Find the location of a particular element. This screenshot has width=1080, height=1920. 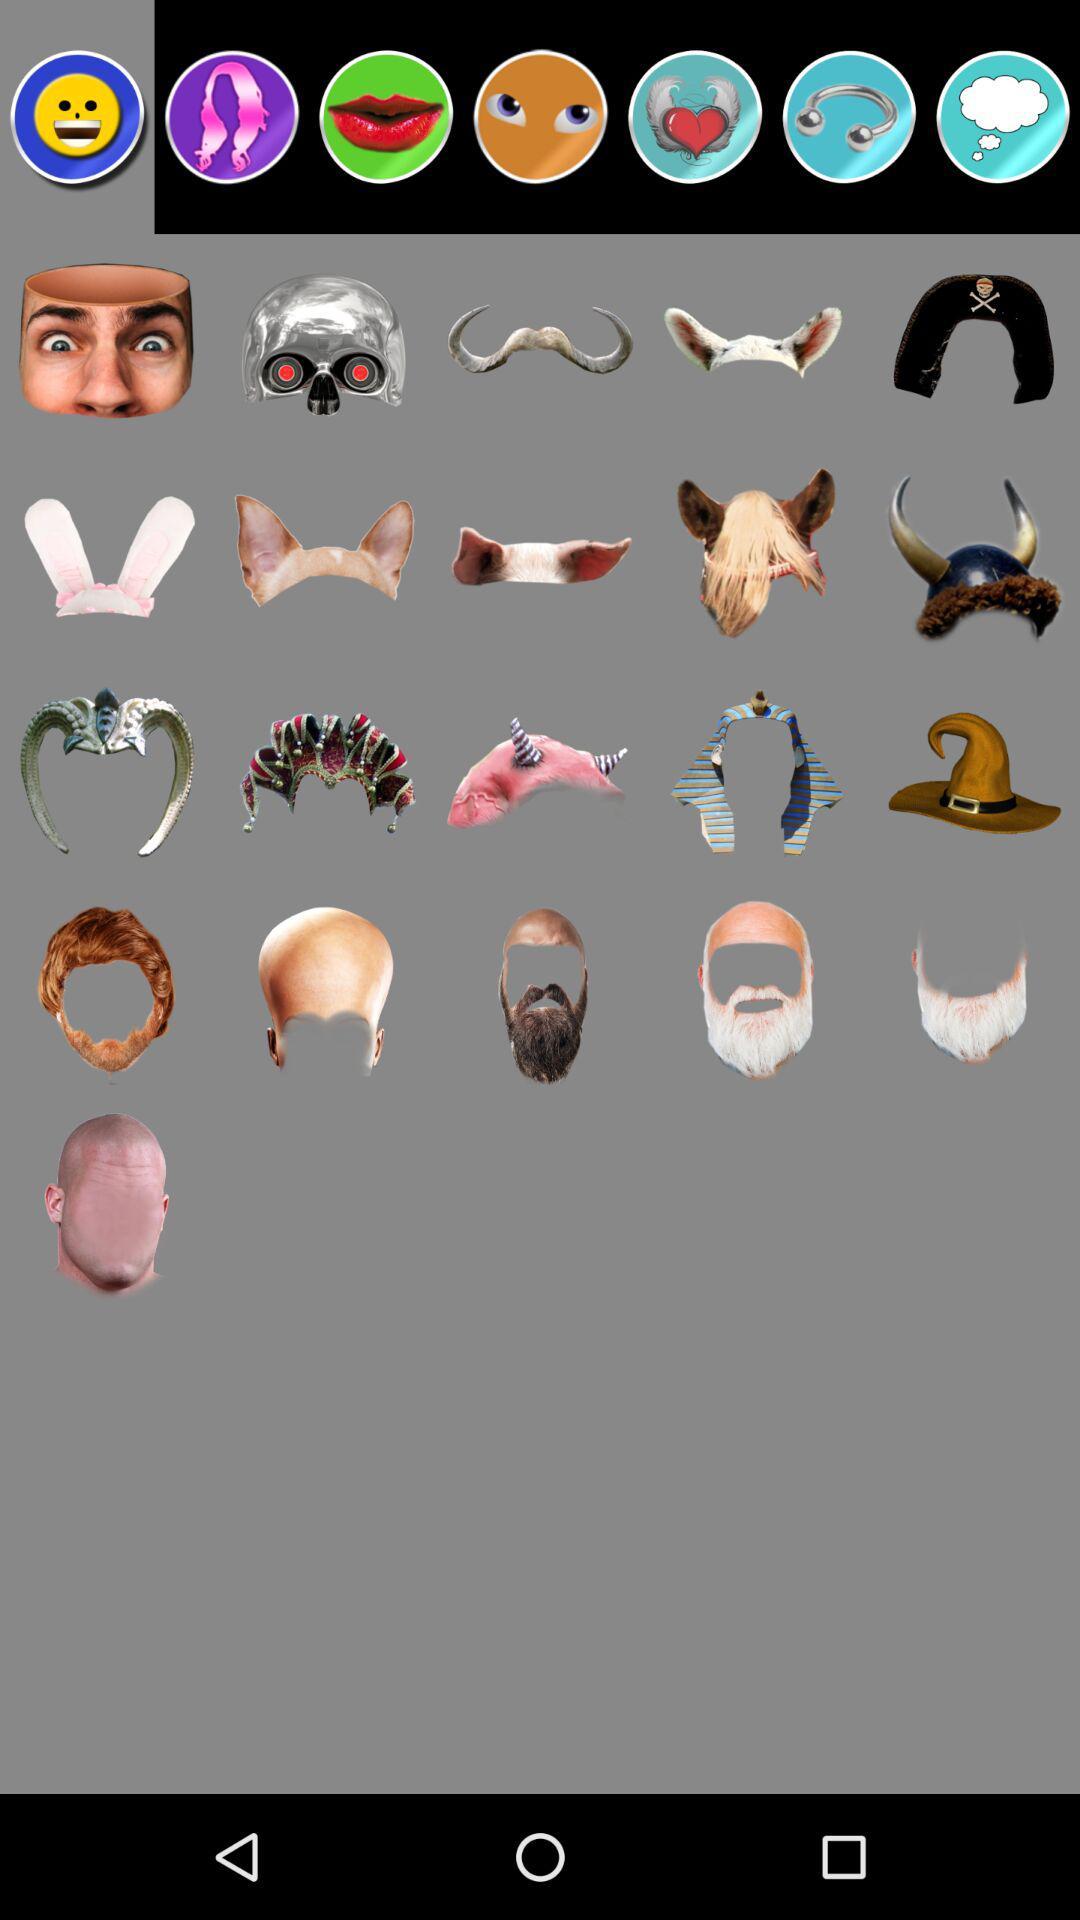

lips tools is located at coordinates (386, 115).